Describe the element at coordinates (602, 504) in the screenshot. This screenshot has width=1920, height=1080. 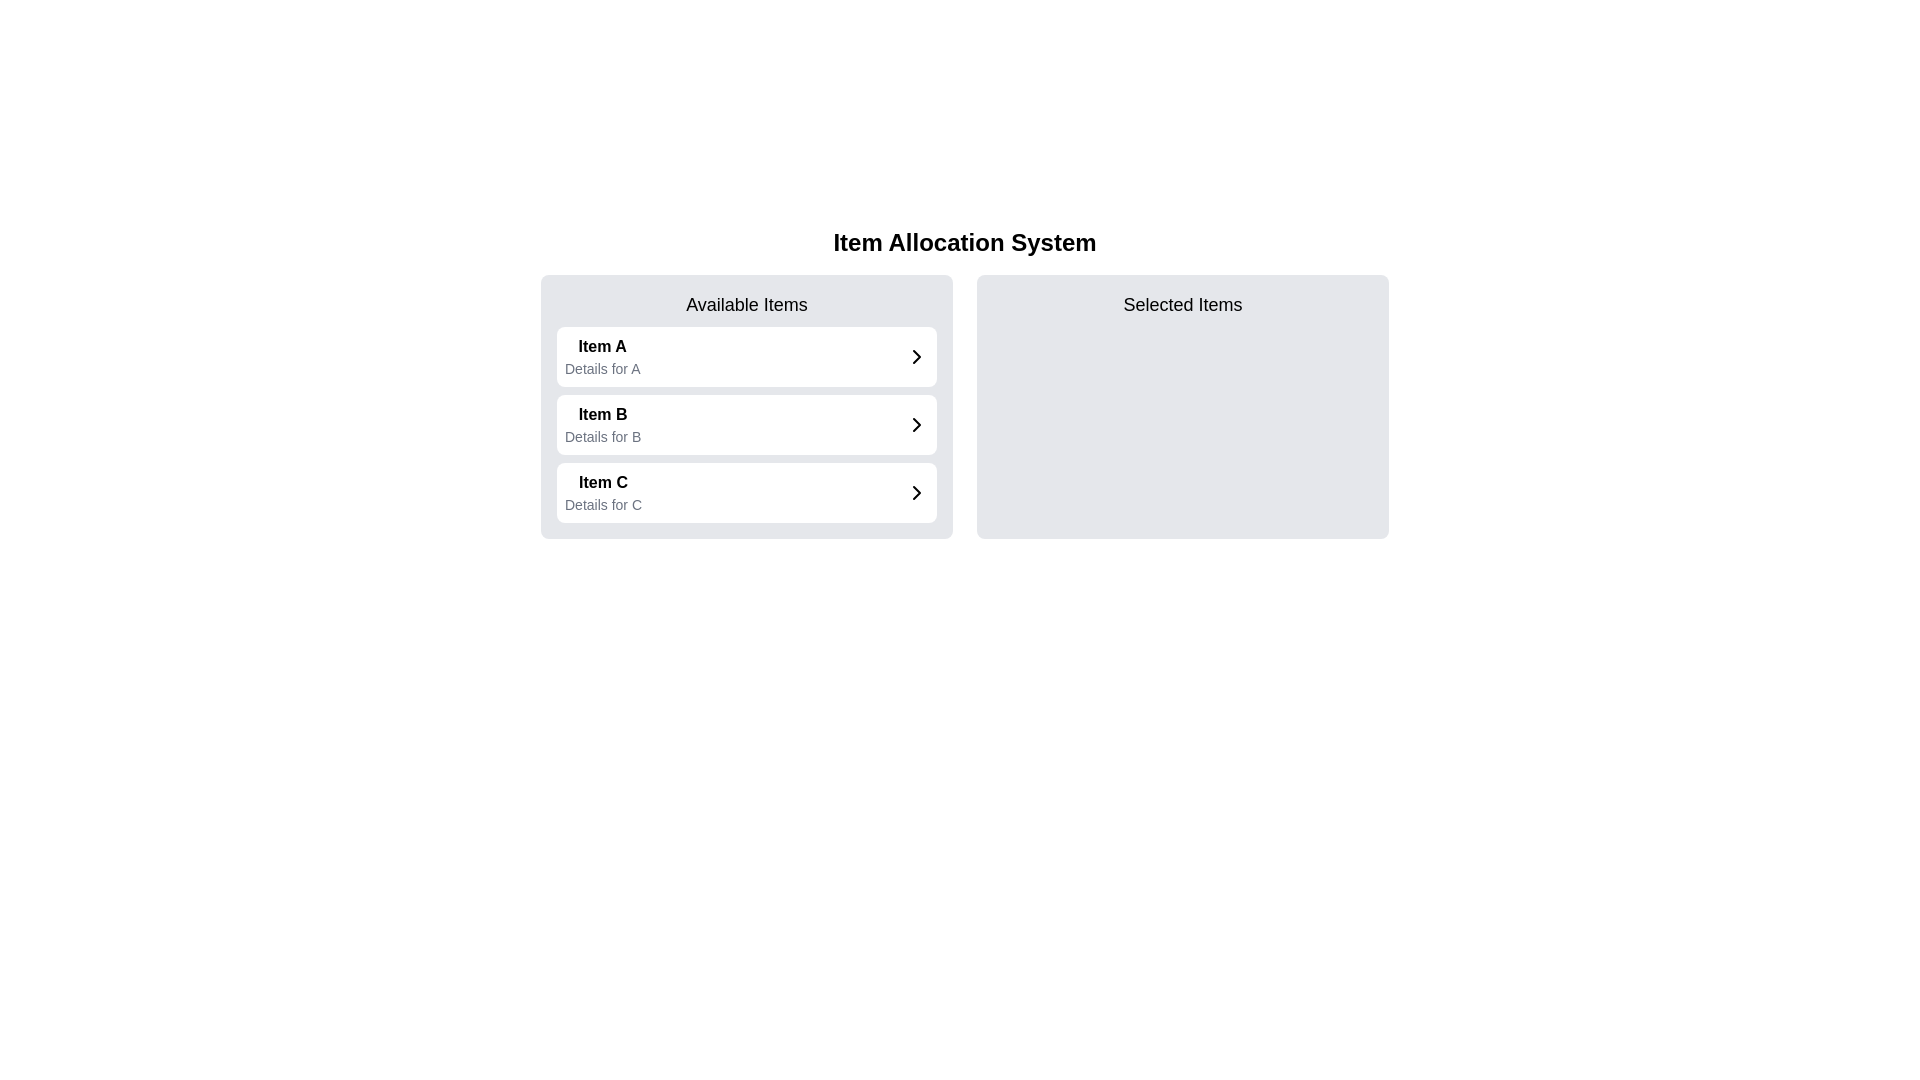
I see `descriptive text label located below 'Item C' in the 'Available Items' section` at that location.